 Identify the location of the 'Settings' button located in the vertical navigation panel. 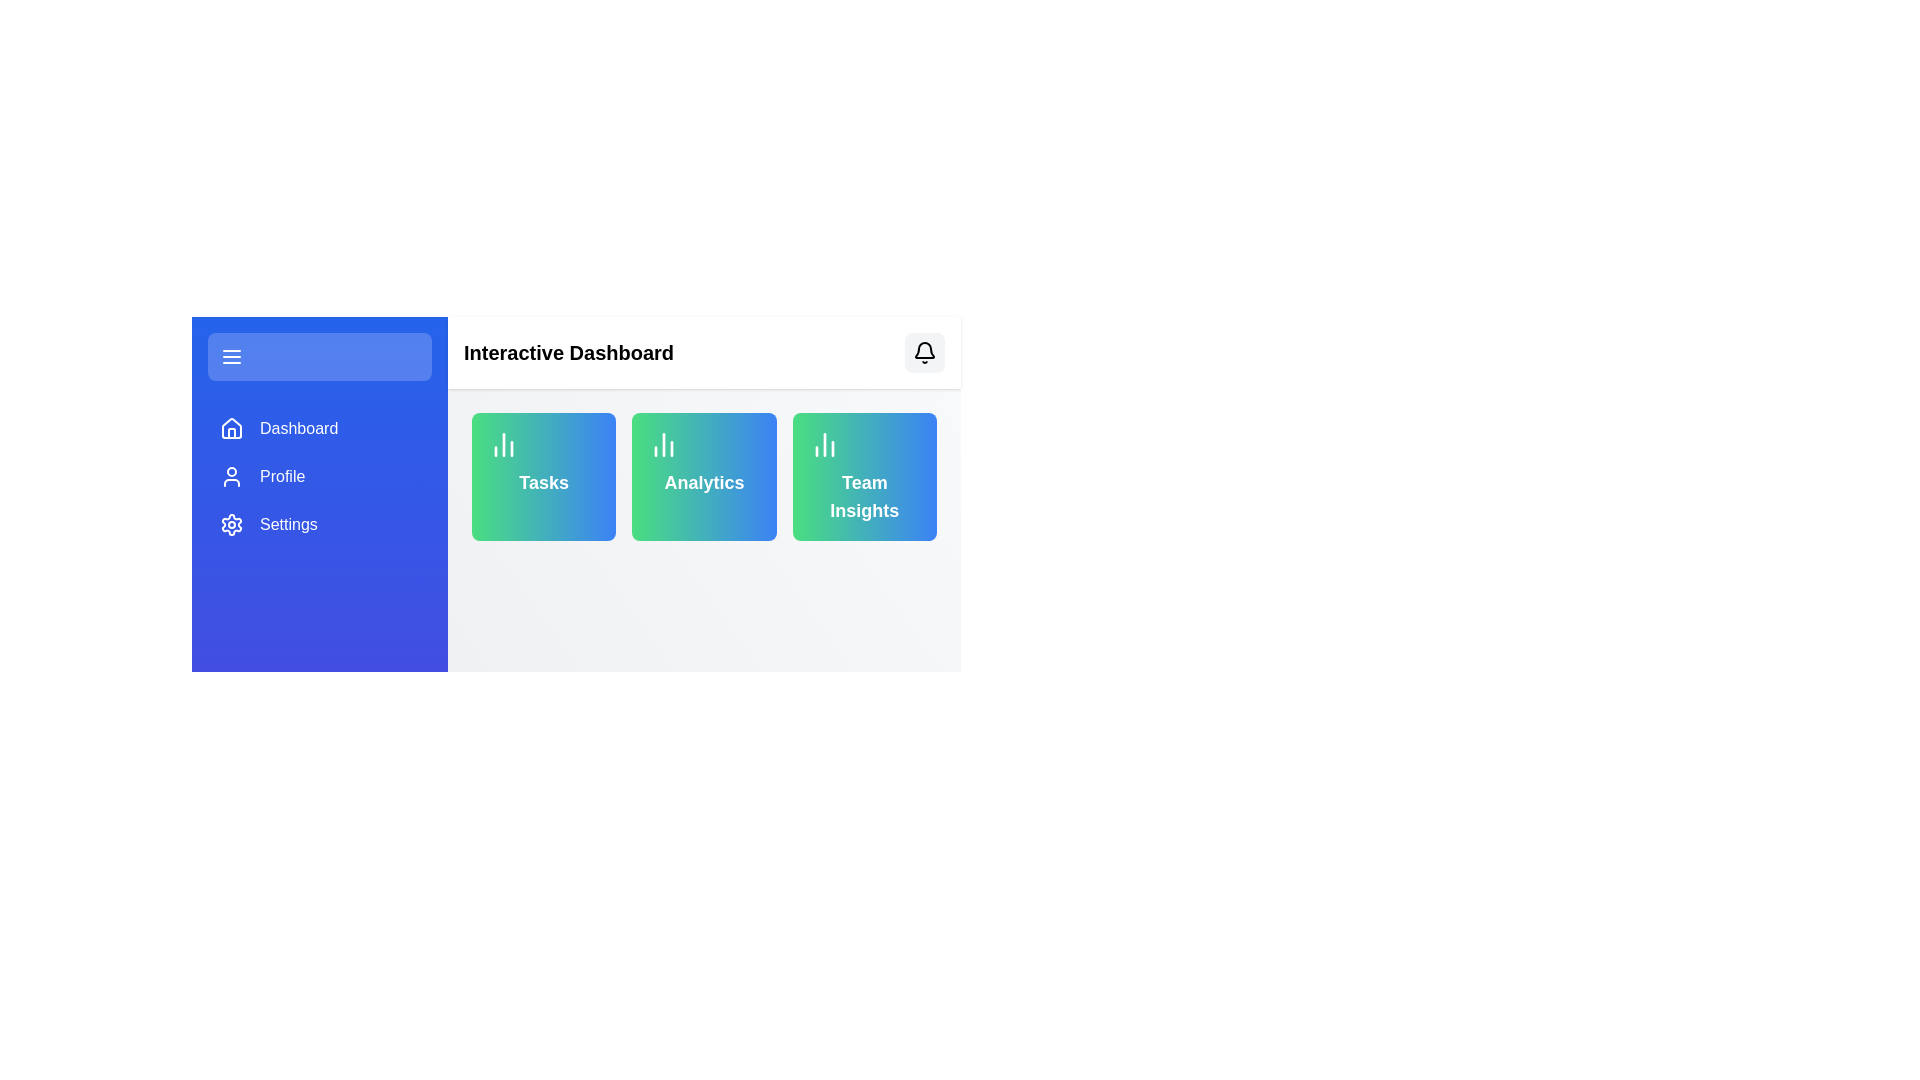
(320, 523).